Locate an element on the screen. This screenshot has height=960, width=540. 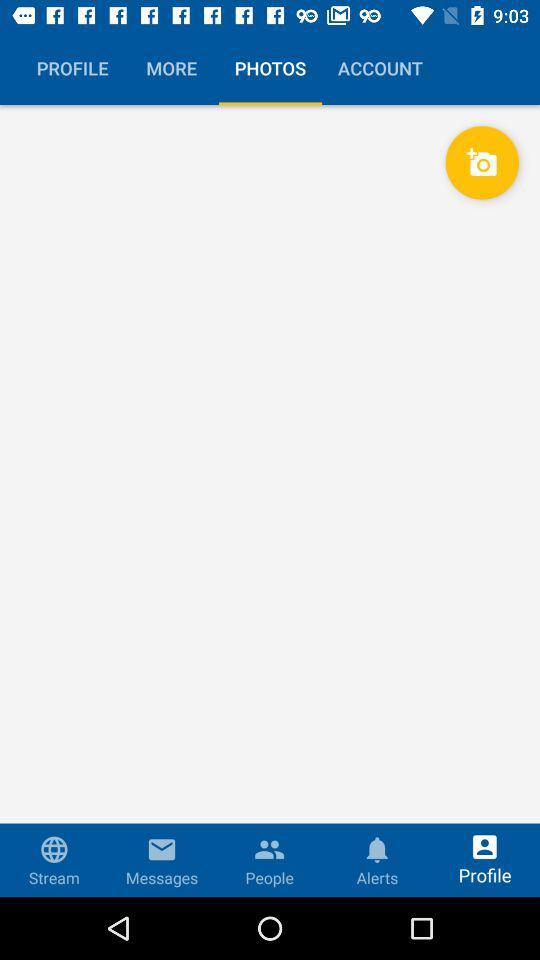
the profile at right sidelast bottom is located at coordinates (483, 859).